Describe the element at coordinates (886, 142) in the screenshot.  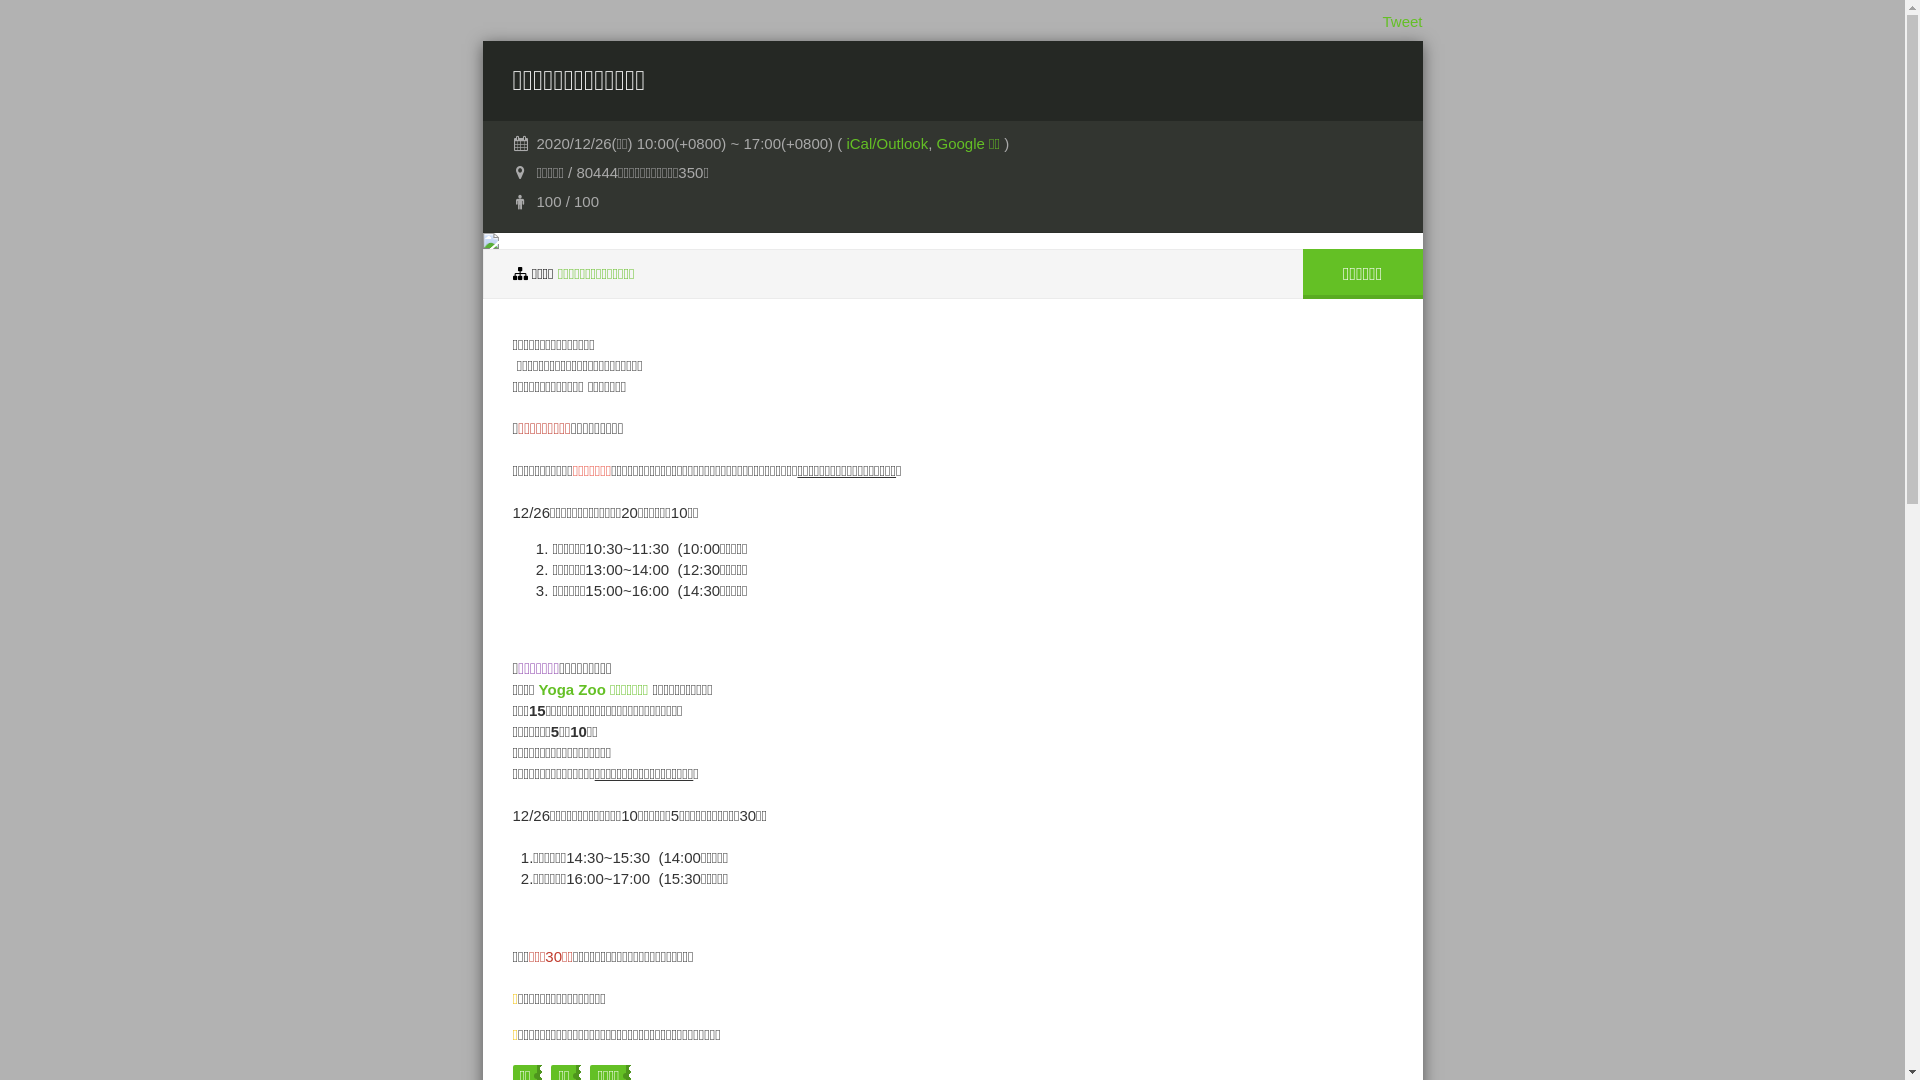
I see `'iCal/Outlook'` at that location.